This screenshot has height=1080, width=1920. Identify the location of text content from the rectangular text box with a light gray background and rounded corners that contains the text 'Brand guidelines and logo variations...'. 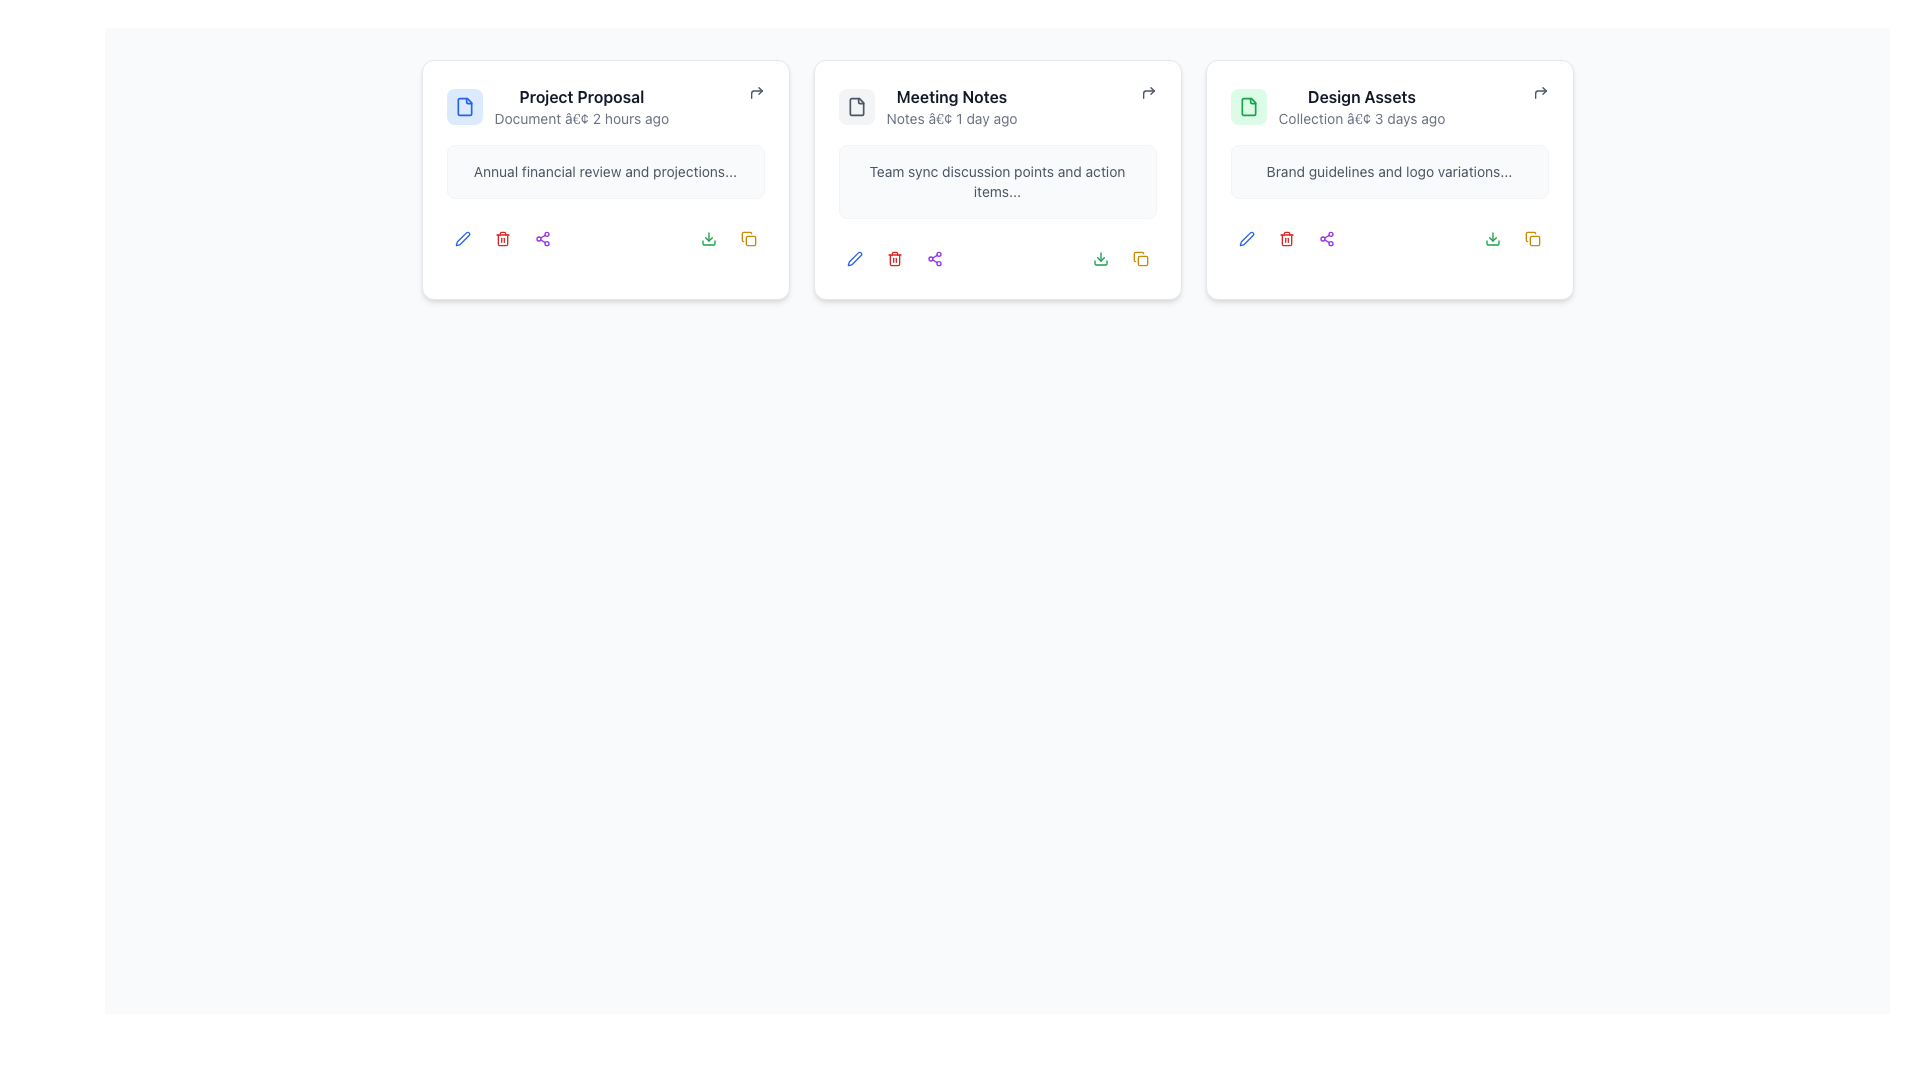
(1388, 171).